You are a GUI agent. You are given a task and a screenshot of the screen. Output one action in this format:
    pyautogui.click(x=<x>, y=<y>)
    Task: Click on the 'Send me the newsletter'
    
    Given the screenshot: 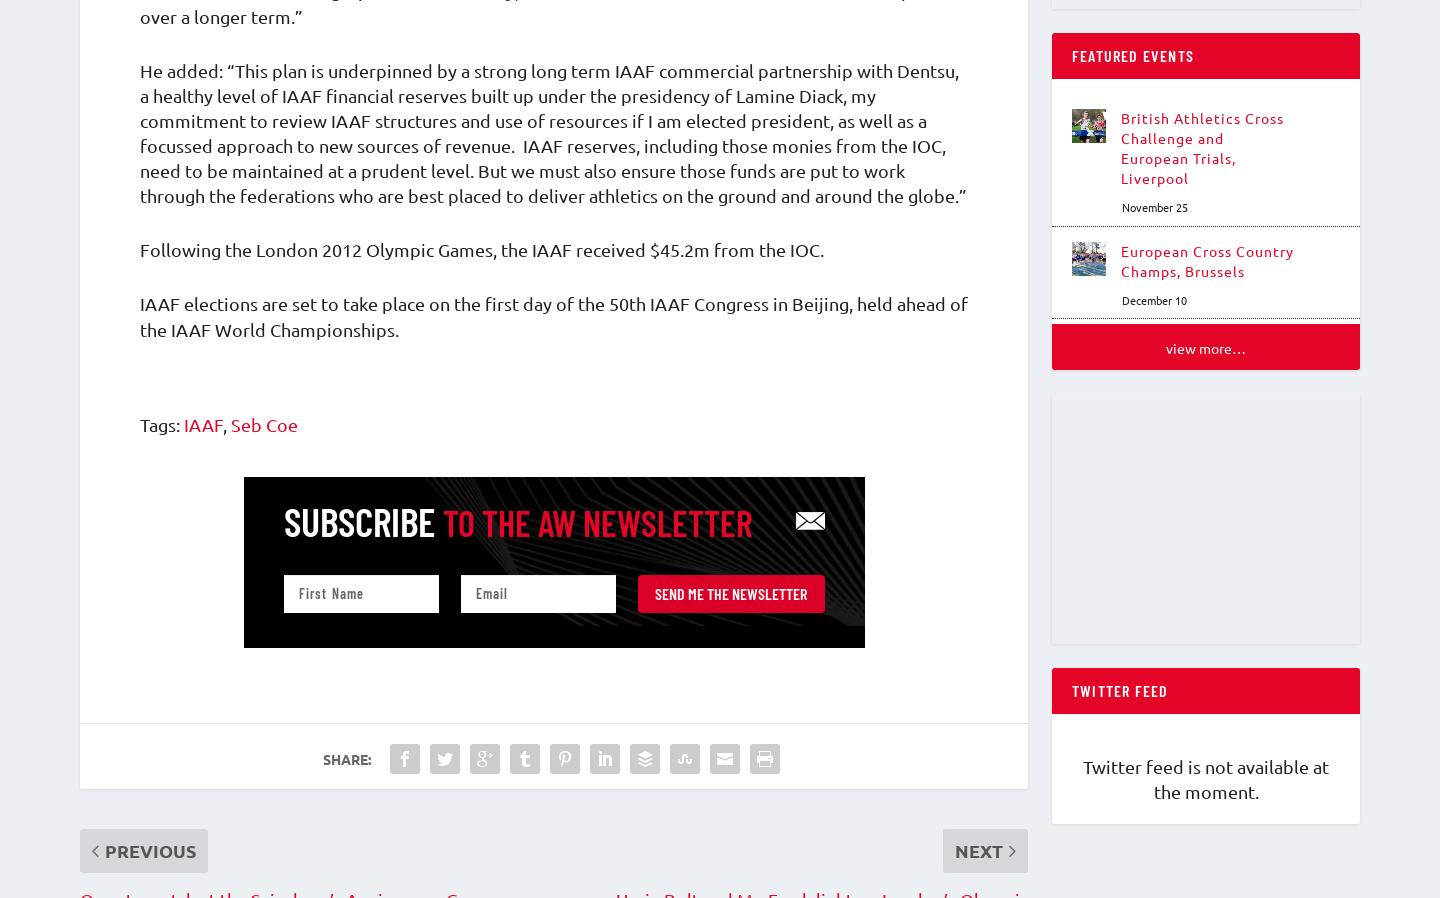 What is the action you would take?
    pyautogui.click(x=729, y=603)
    